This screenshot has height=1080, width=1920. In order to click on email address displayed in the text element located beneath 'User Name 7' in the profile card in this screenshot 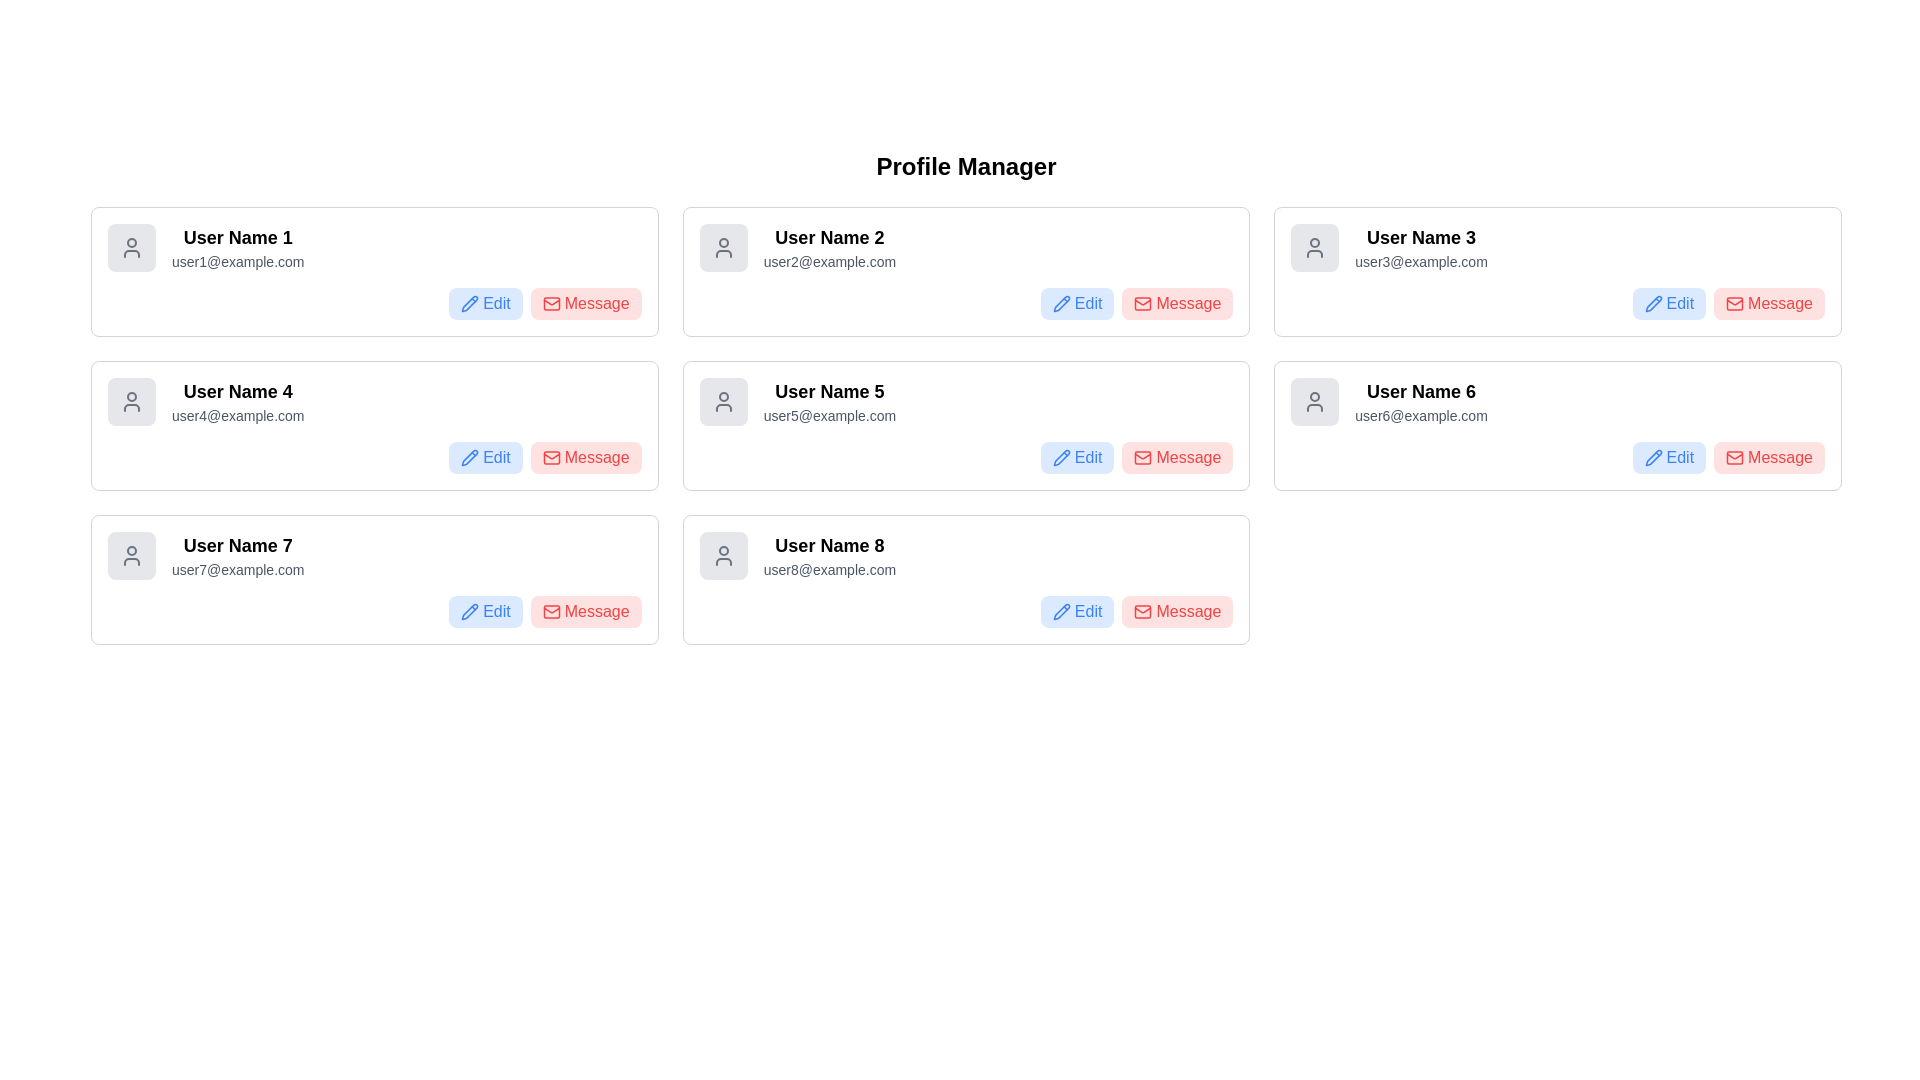, I will do `click(238, 570)`.